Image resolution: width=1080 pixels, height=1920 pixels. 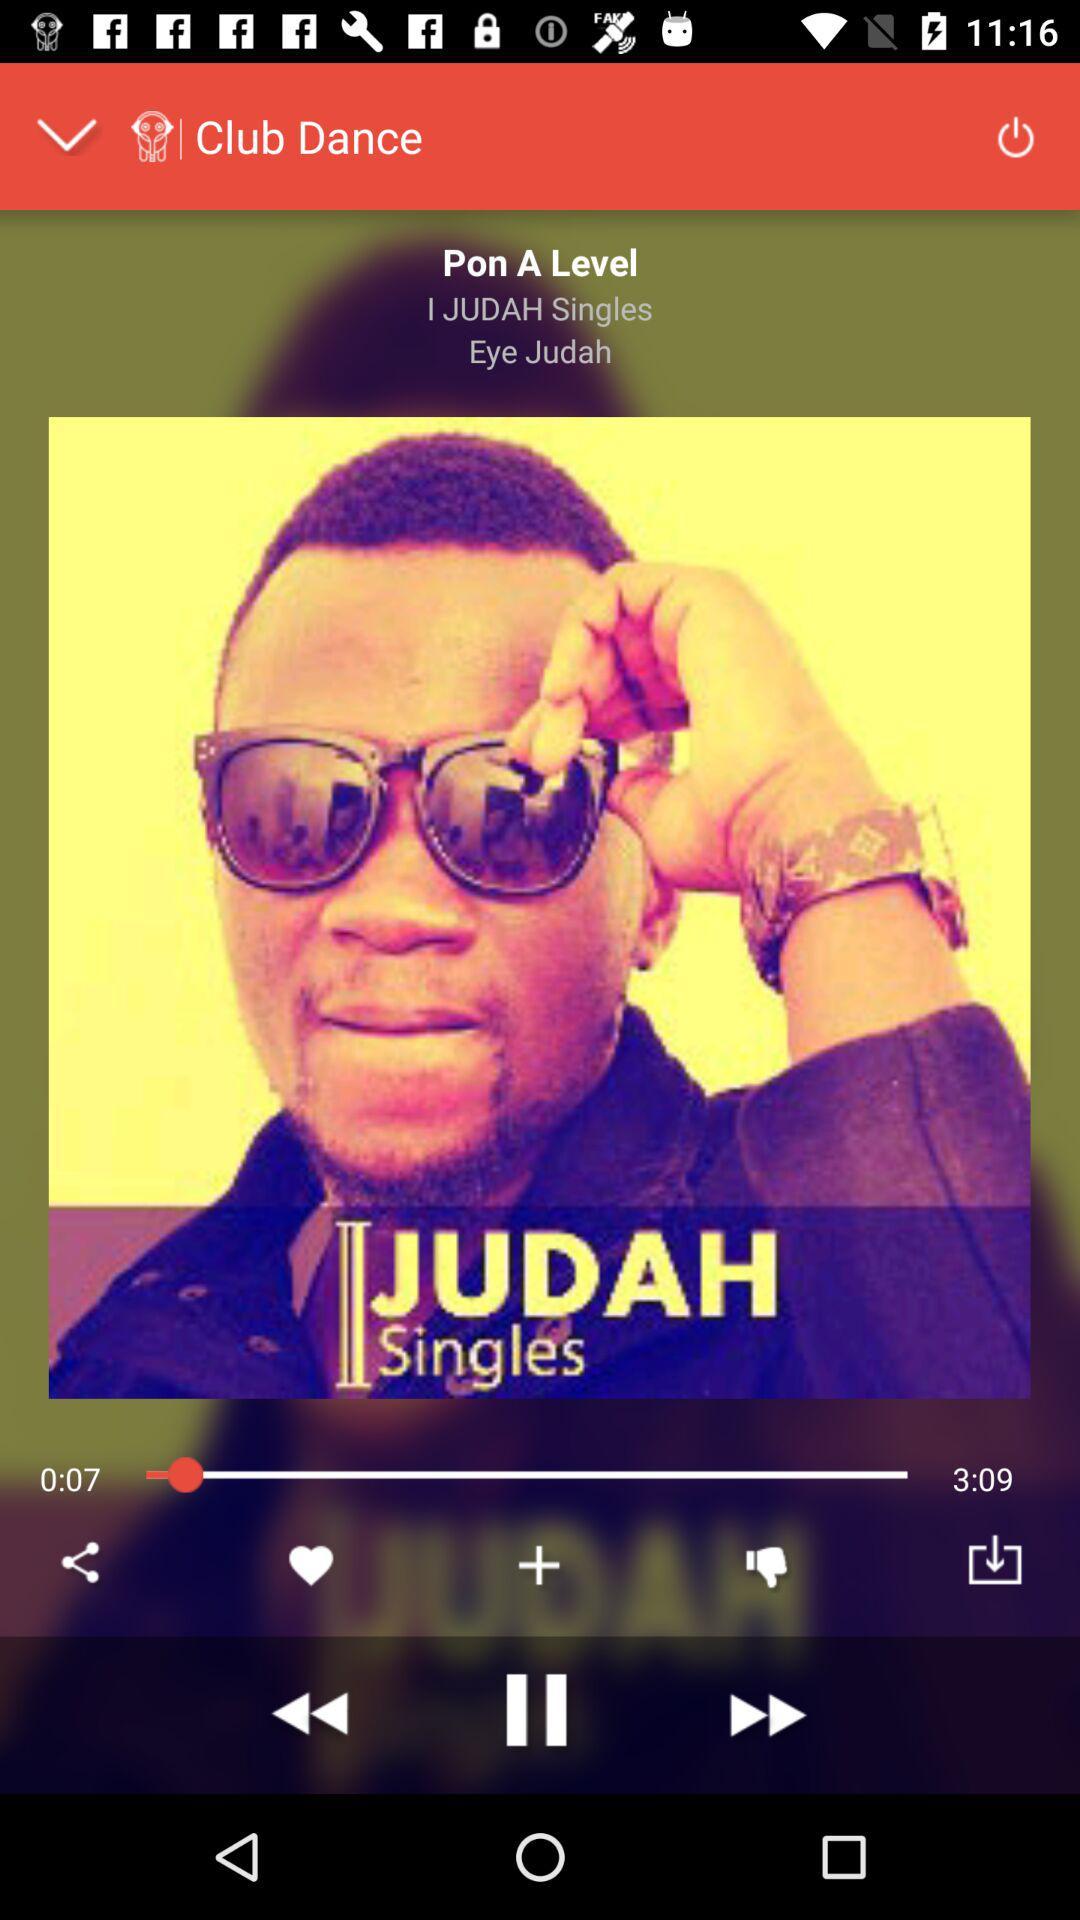 I want to click on the share icon, so click(x=83, y=1564).